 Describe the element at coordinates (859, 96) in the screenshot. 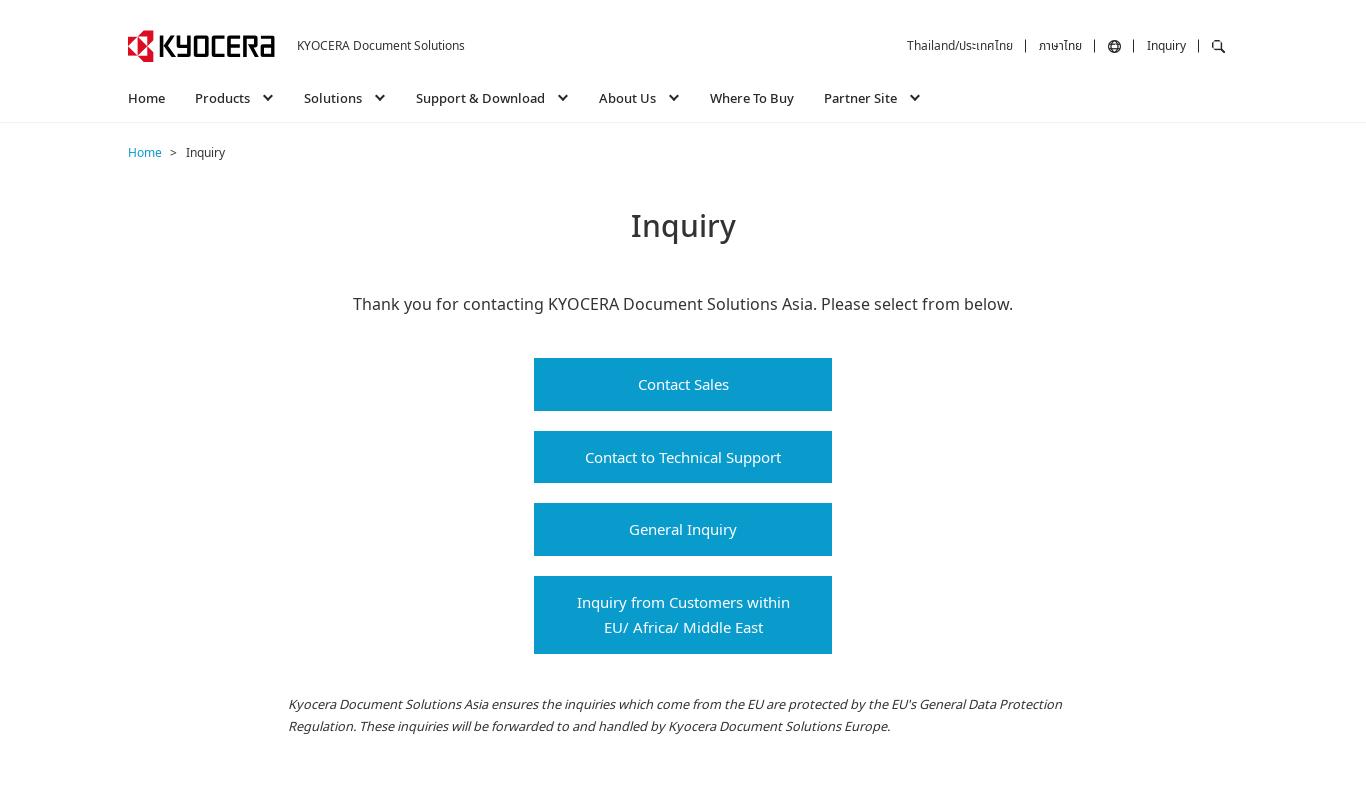

I see `'Partner Site'` at that location.